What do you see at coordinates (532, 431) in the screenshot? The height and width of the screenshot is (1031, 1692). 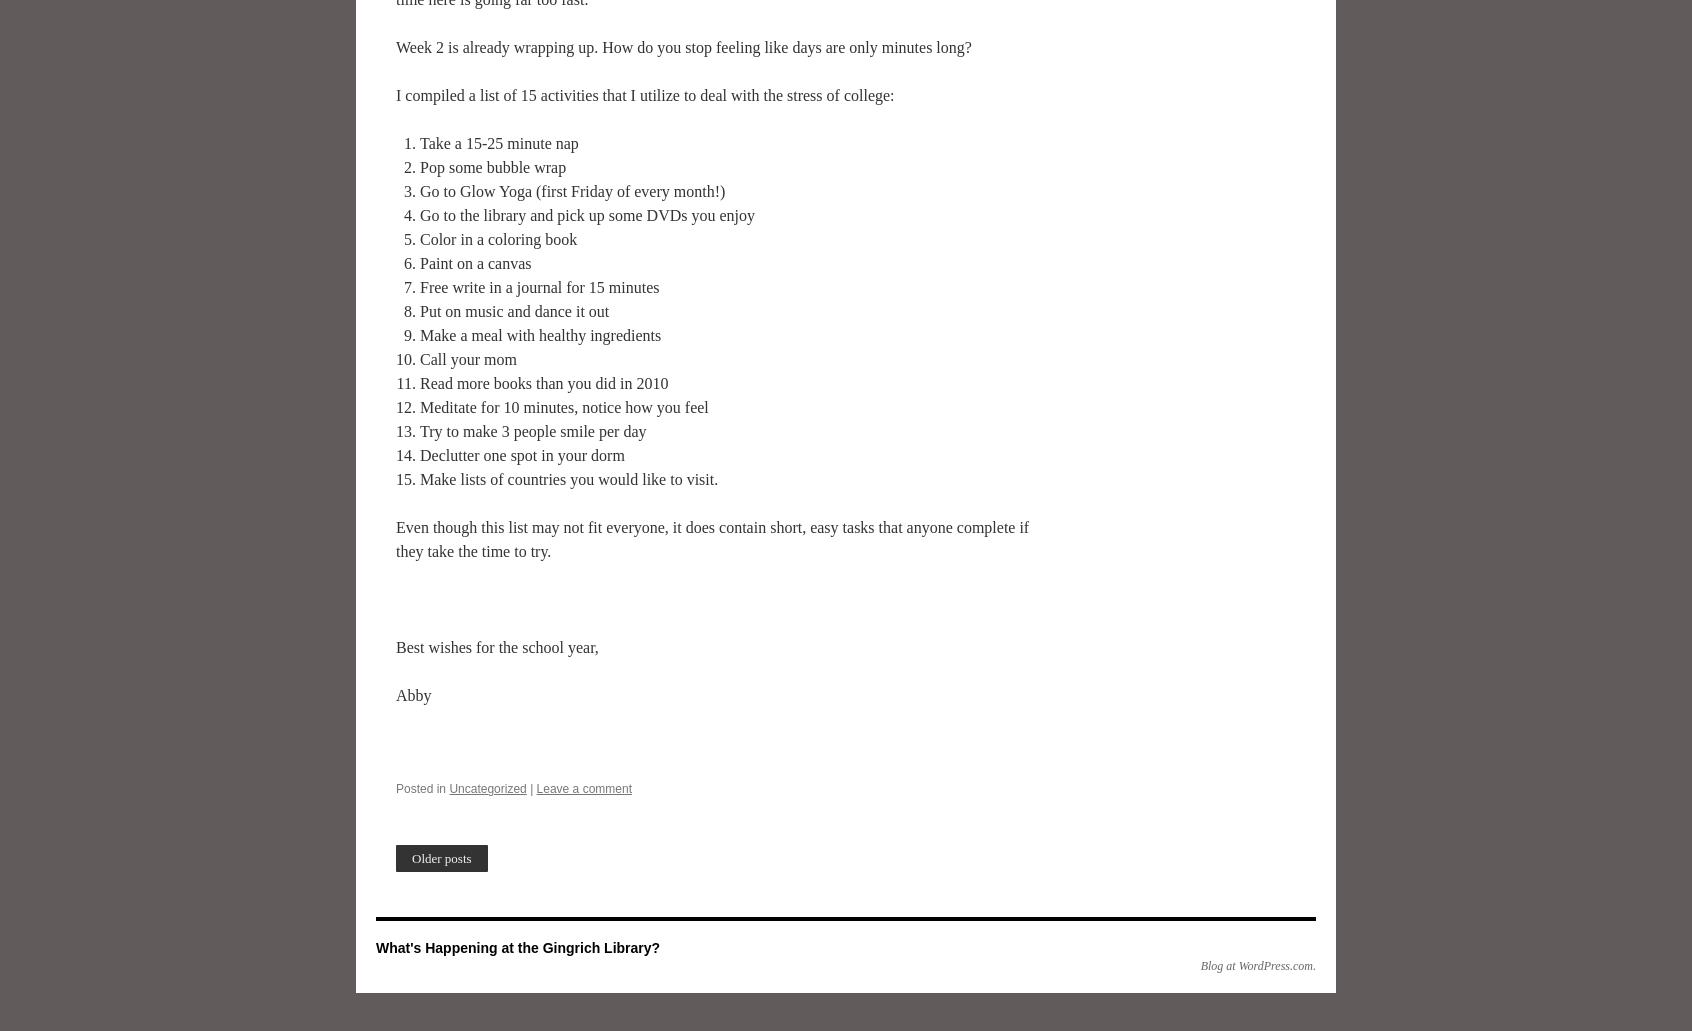 I see `'Try to make 3 people smile per day'` at bounding box center [532, 431].